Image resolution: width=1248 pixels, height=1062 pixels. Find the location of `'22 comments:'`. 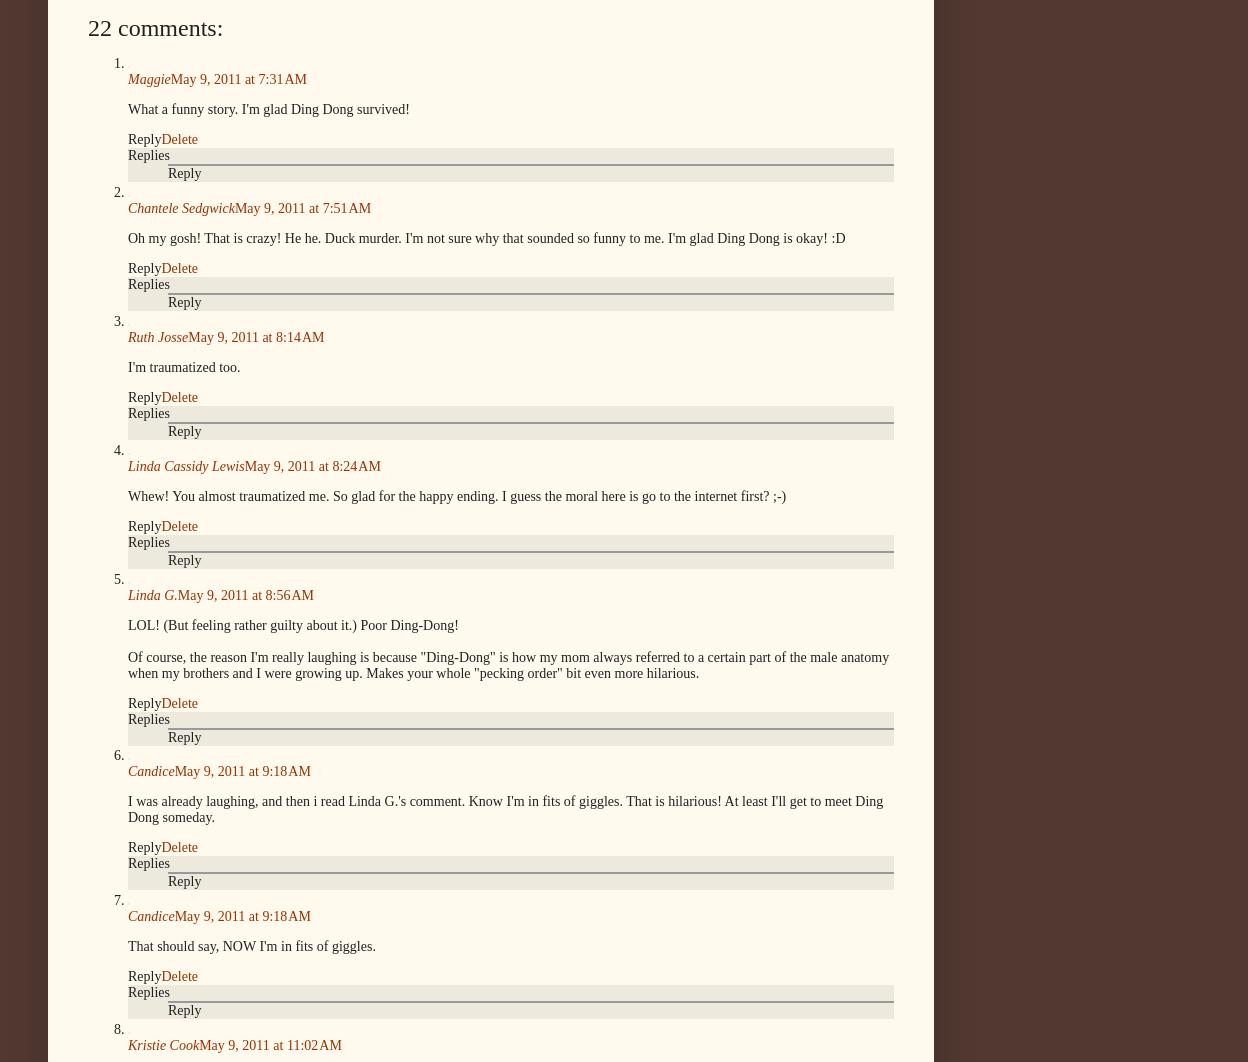

'22 comments:' is located at coordinates (86, 28).